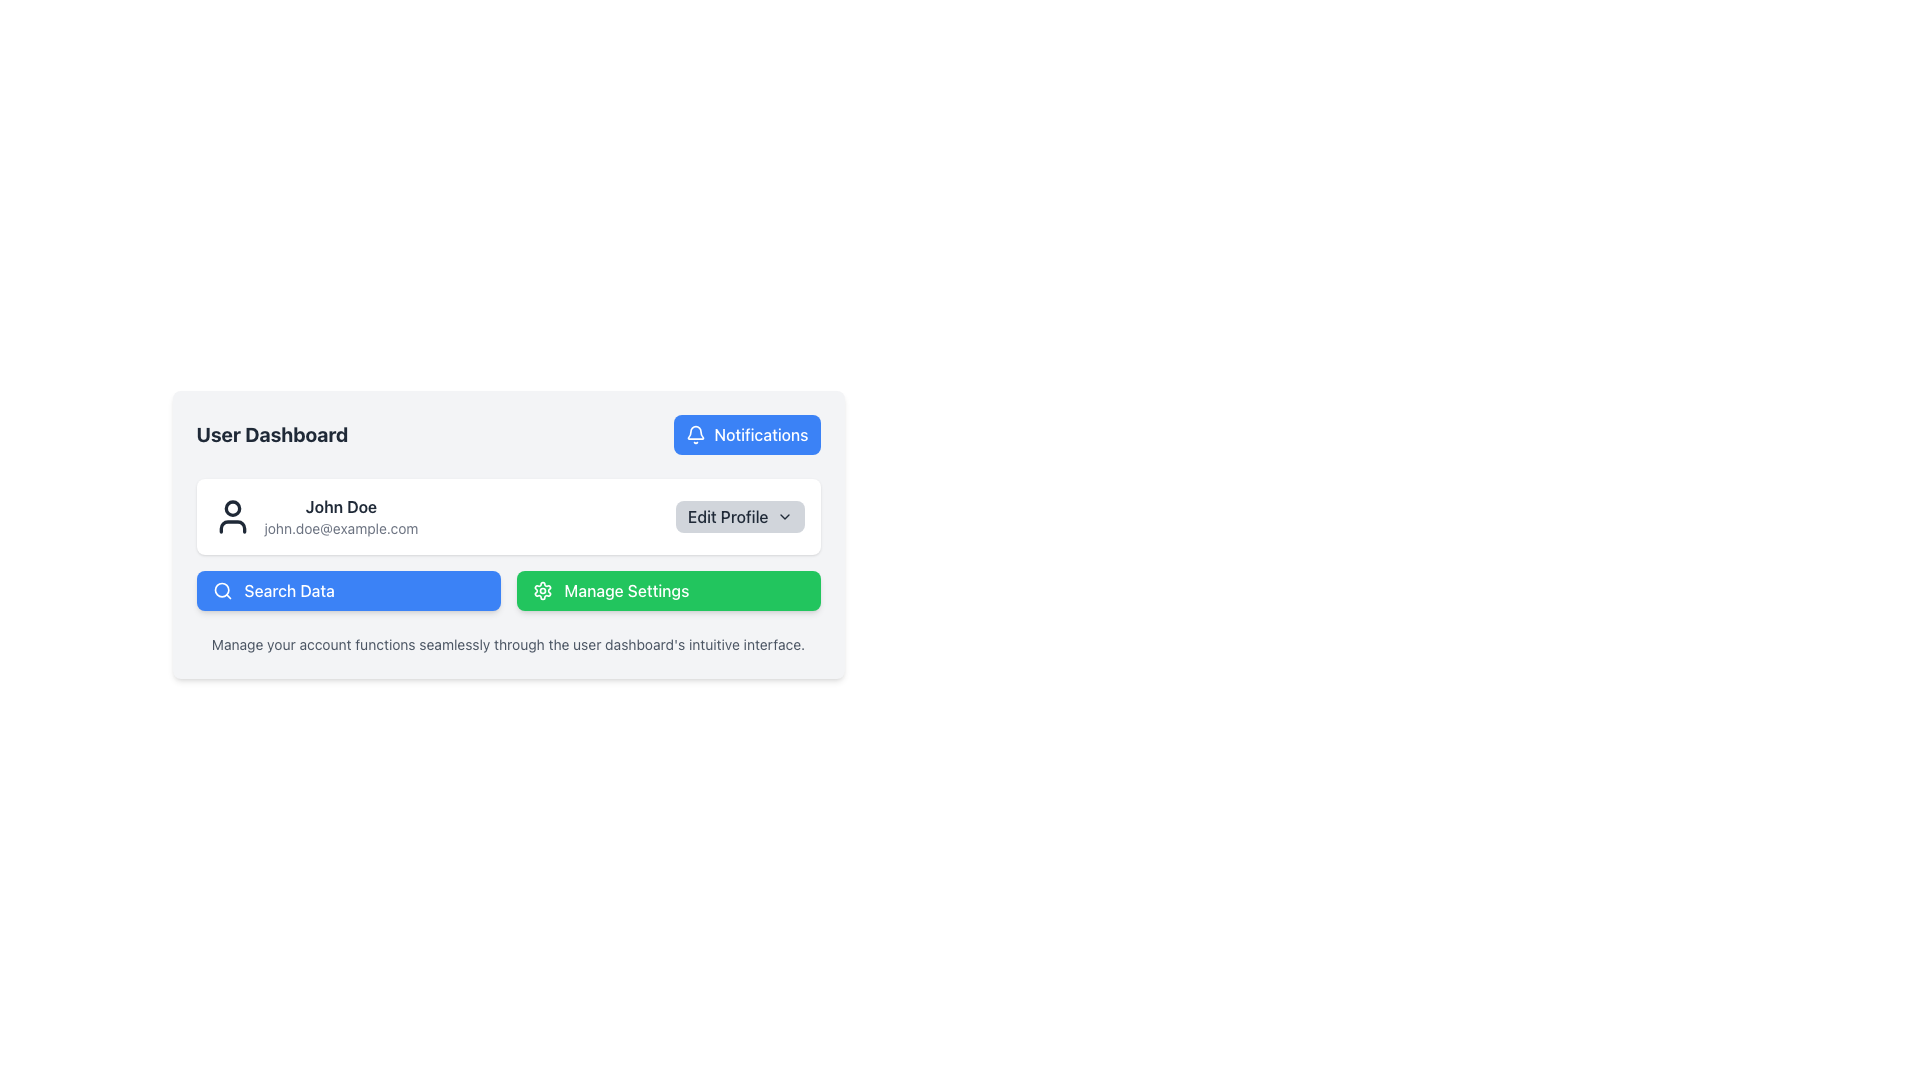 The width and height of the screenshot is (1920, 1080). I want to click on the settings icon within the green 'Manage Settings' button located on the user dashboard, so click(542, 589).